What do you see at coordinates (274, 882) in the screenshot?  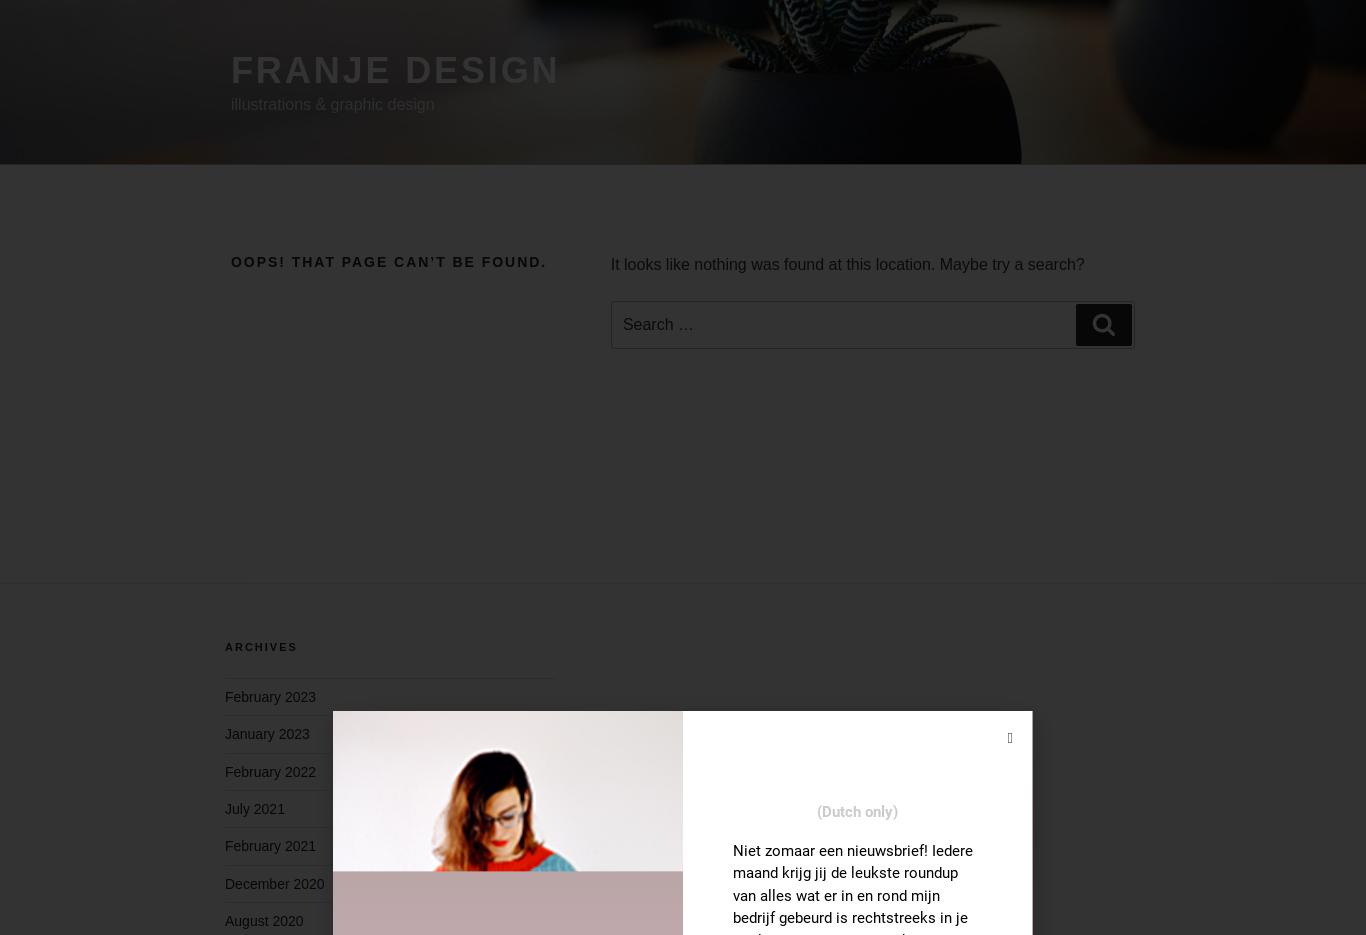 I see `'December 2020'` at bounding box center [274, 882].